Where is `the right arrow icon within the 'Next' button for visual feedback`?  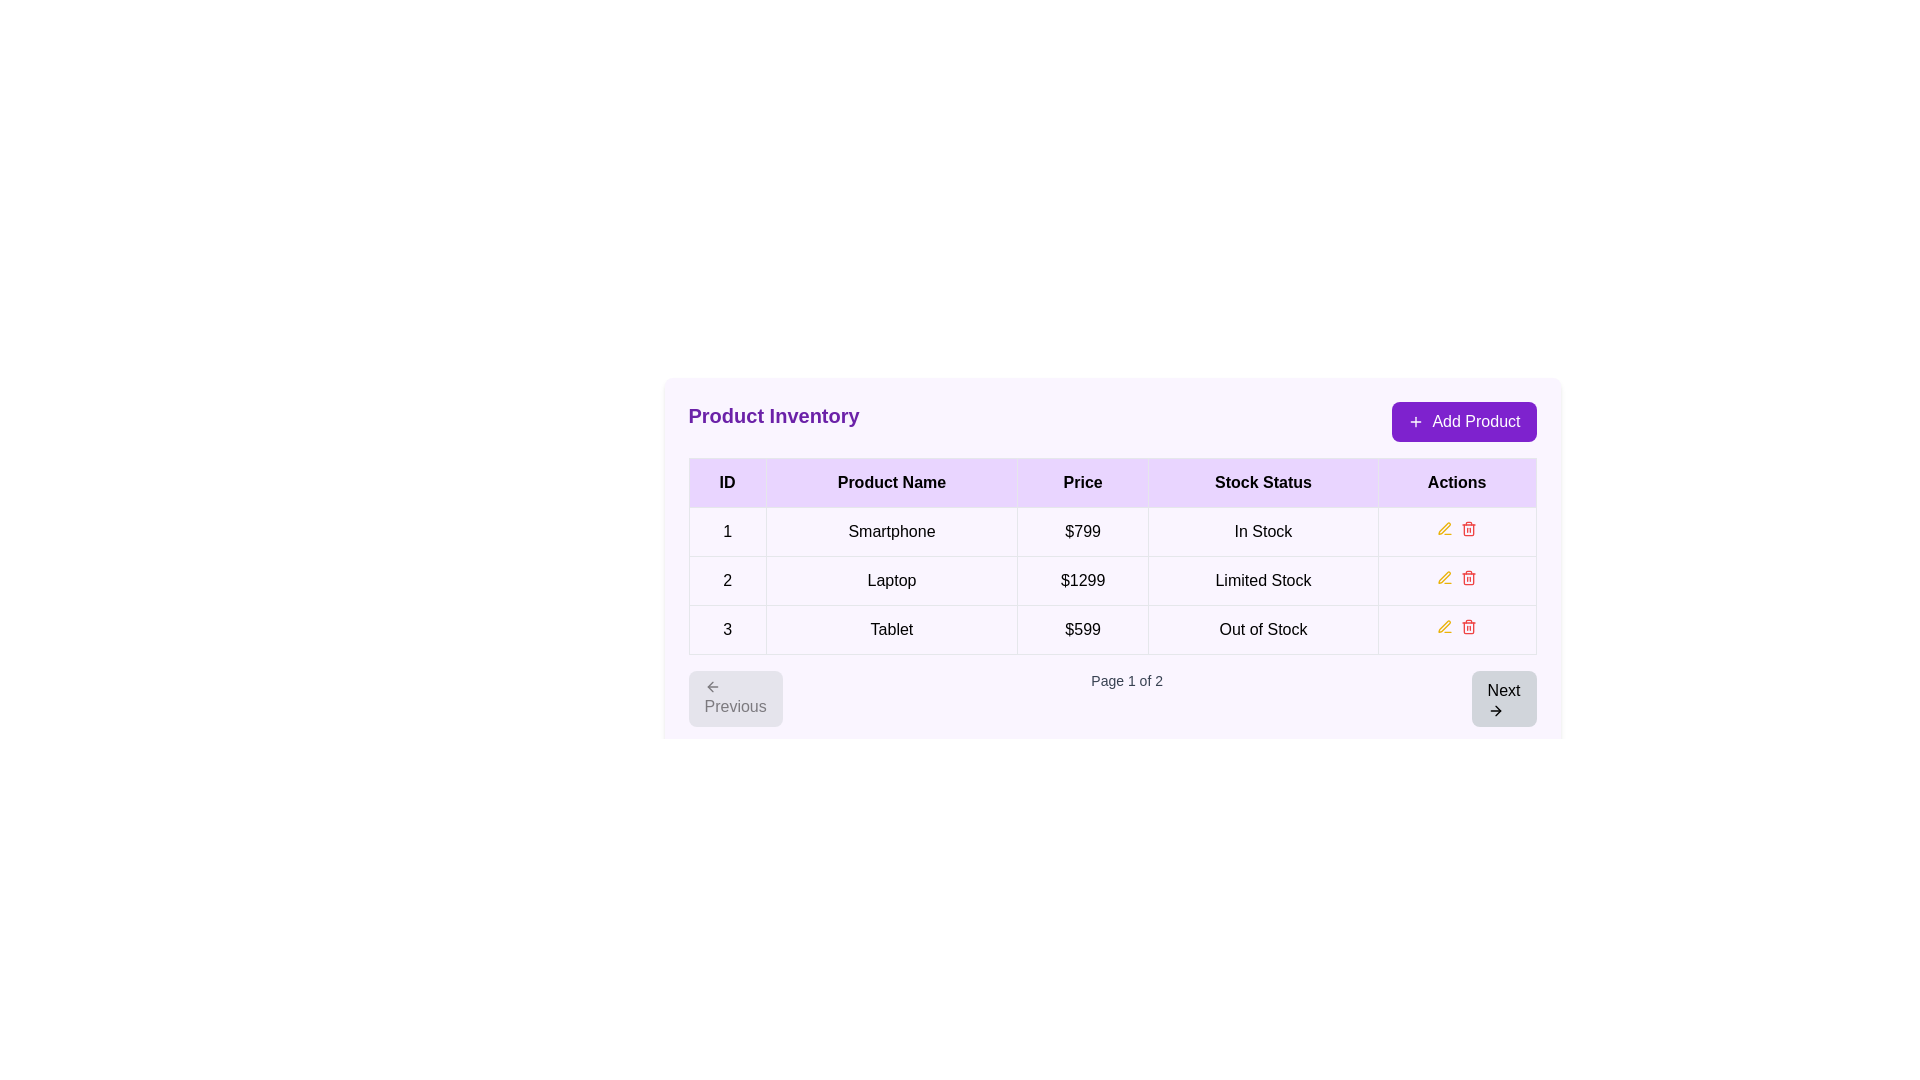
the right arrow icon within the 'Next' button for visual feedback is located at coordinates (1495, 709).